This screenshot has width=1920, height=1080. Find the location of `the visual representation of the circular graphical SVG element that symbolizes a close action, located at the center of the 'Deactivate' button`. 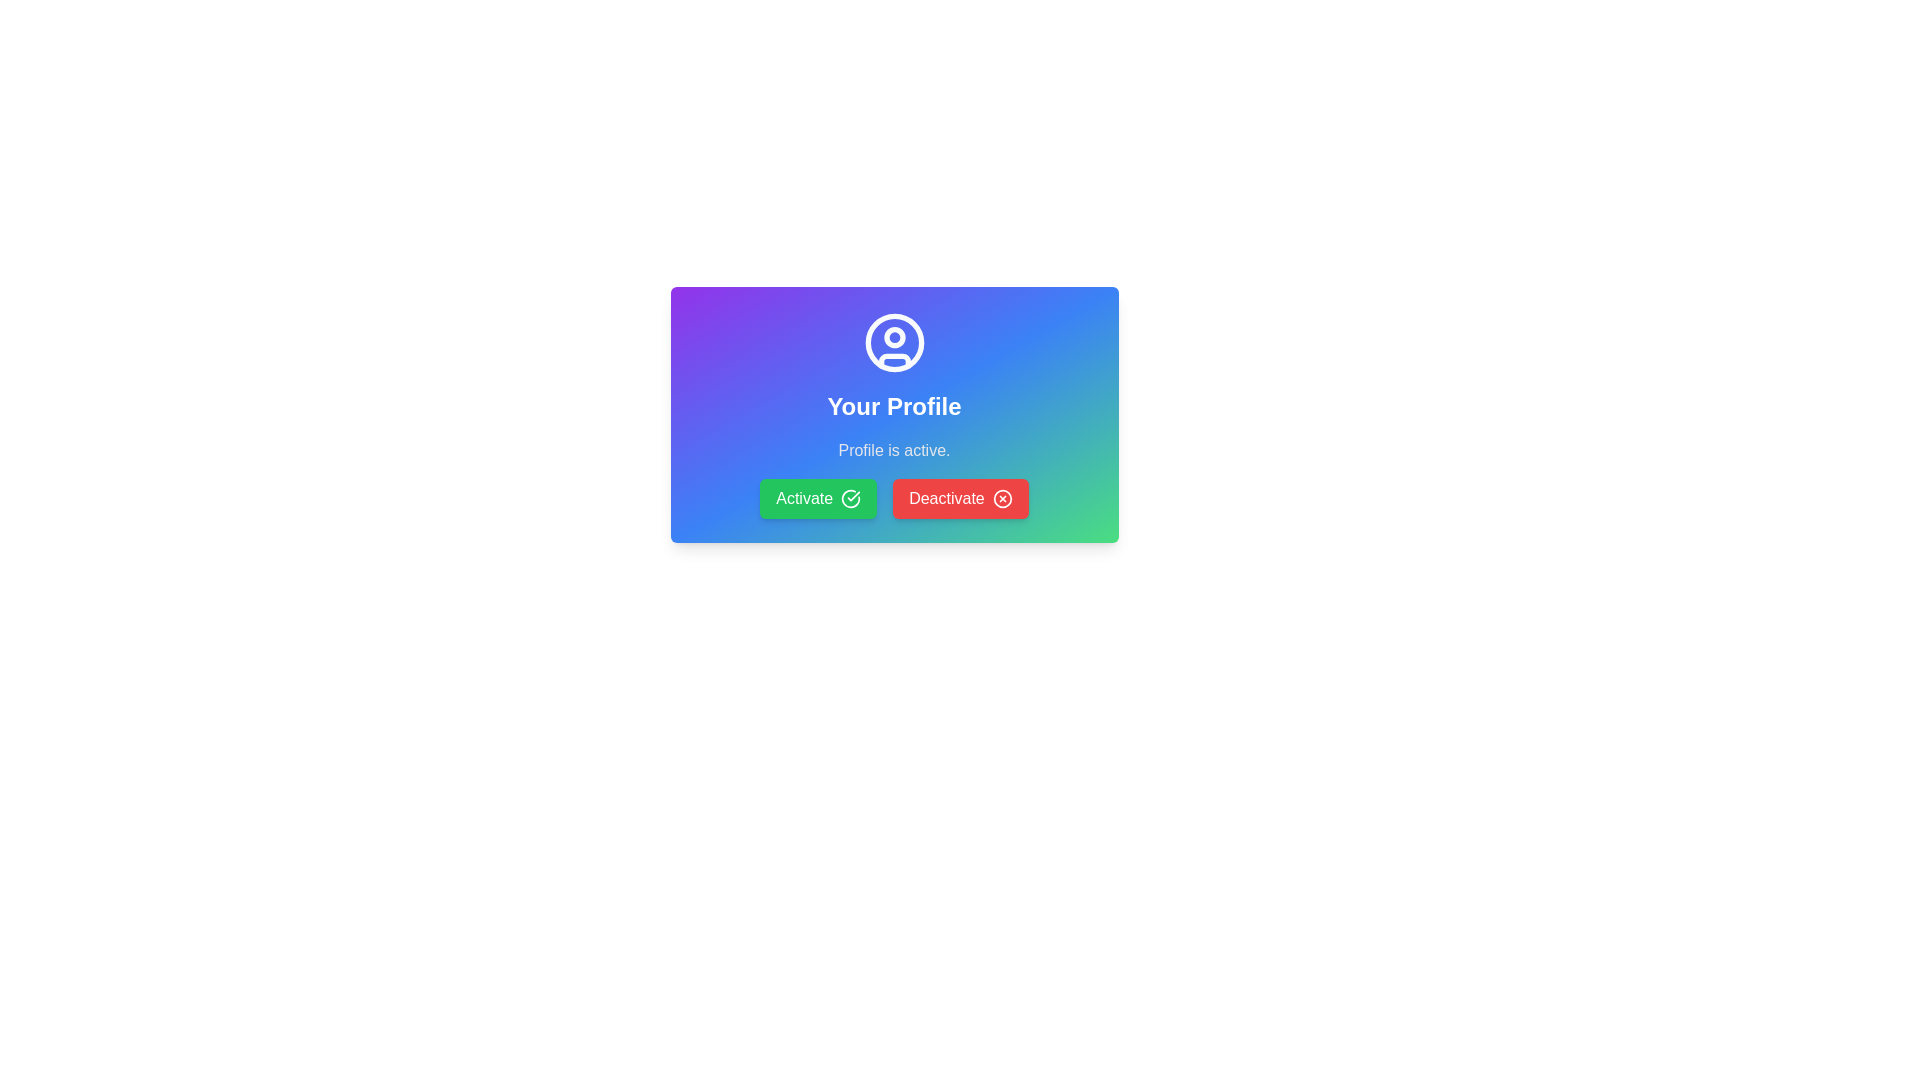

the visual representation of the circular graphical SVG element that symbolizes a close action, located at the center of the 'Deactivate' button is located at coordinates (1002, 497).